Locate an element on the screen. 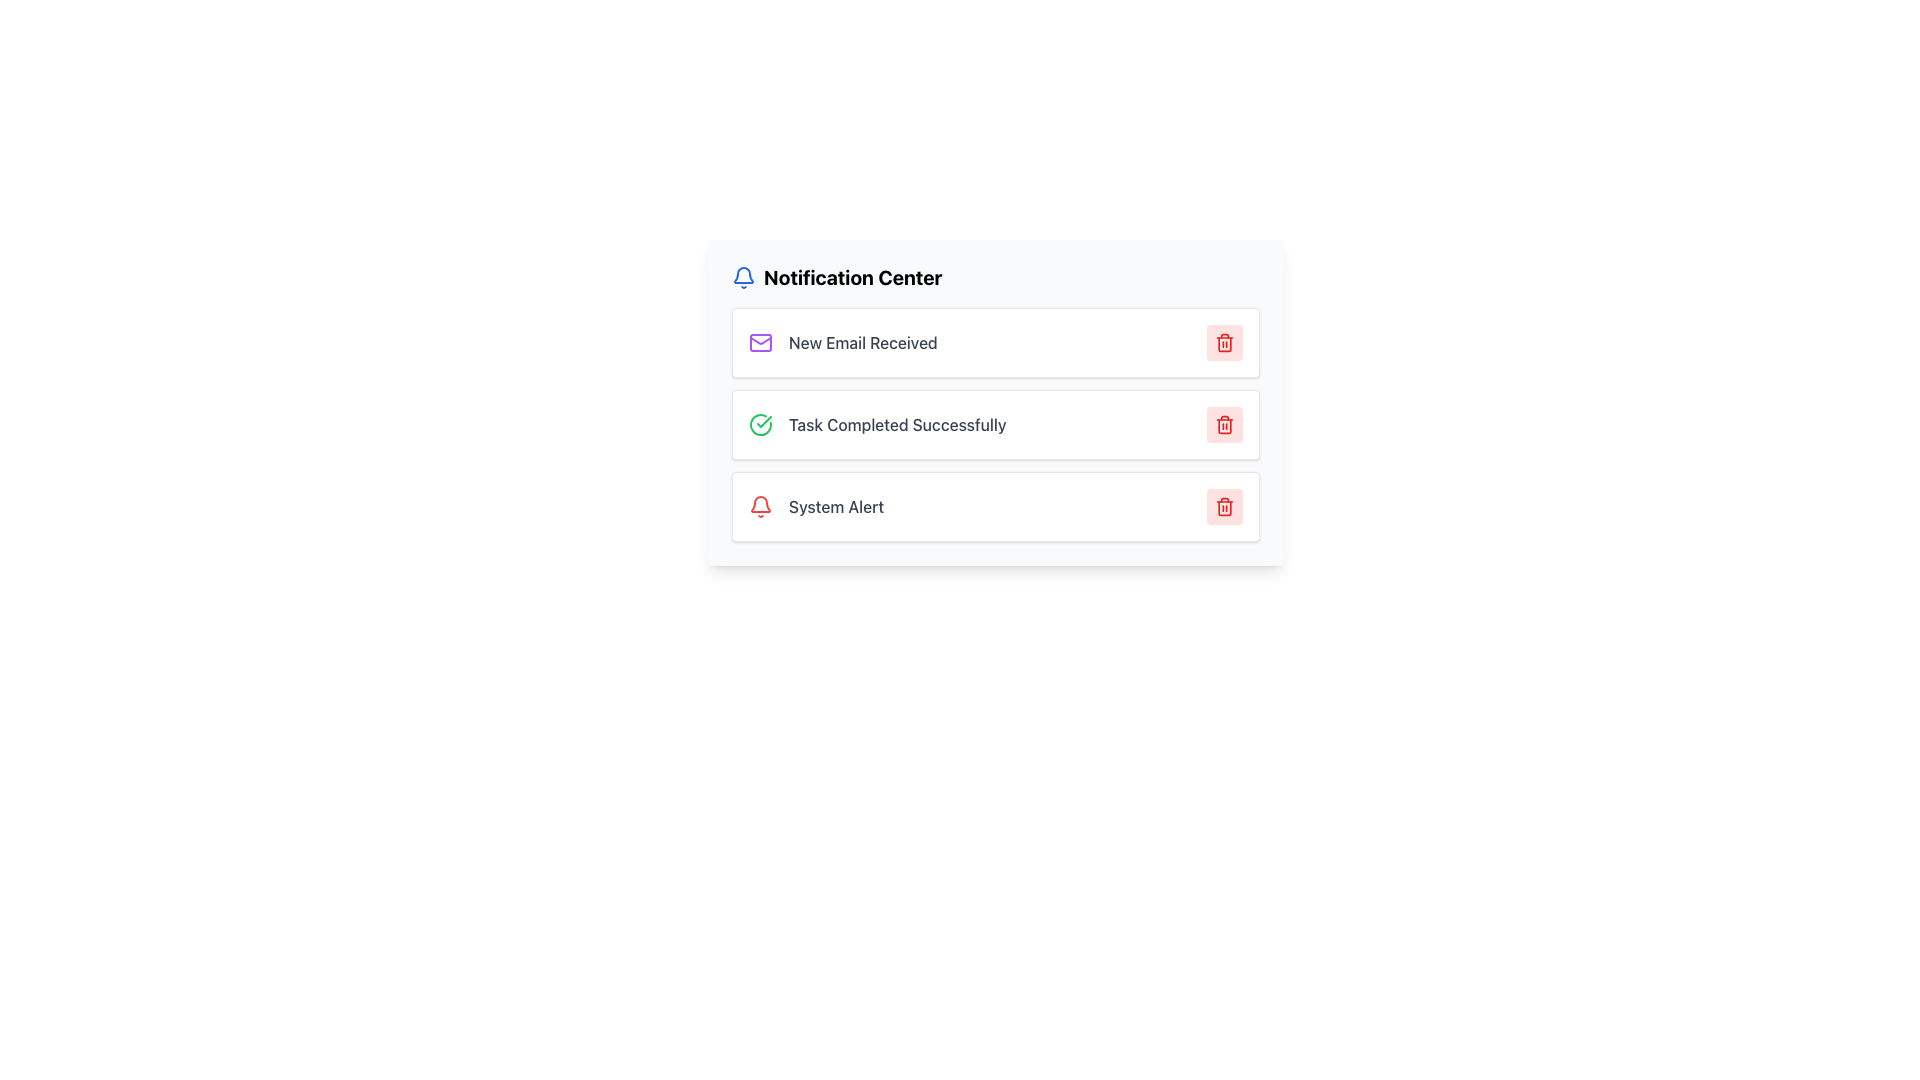 This screenshot has width=1920, height=1080. the bell-shaped icon with a red stroke color, located to the left of the 'System Alert' text is located at coordinates (760, 505).